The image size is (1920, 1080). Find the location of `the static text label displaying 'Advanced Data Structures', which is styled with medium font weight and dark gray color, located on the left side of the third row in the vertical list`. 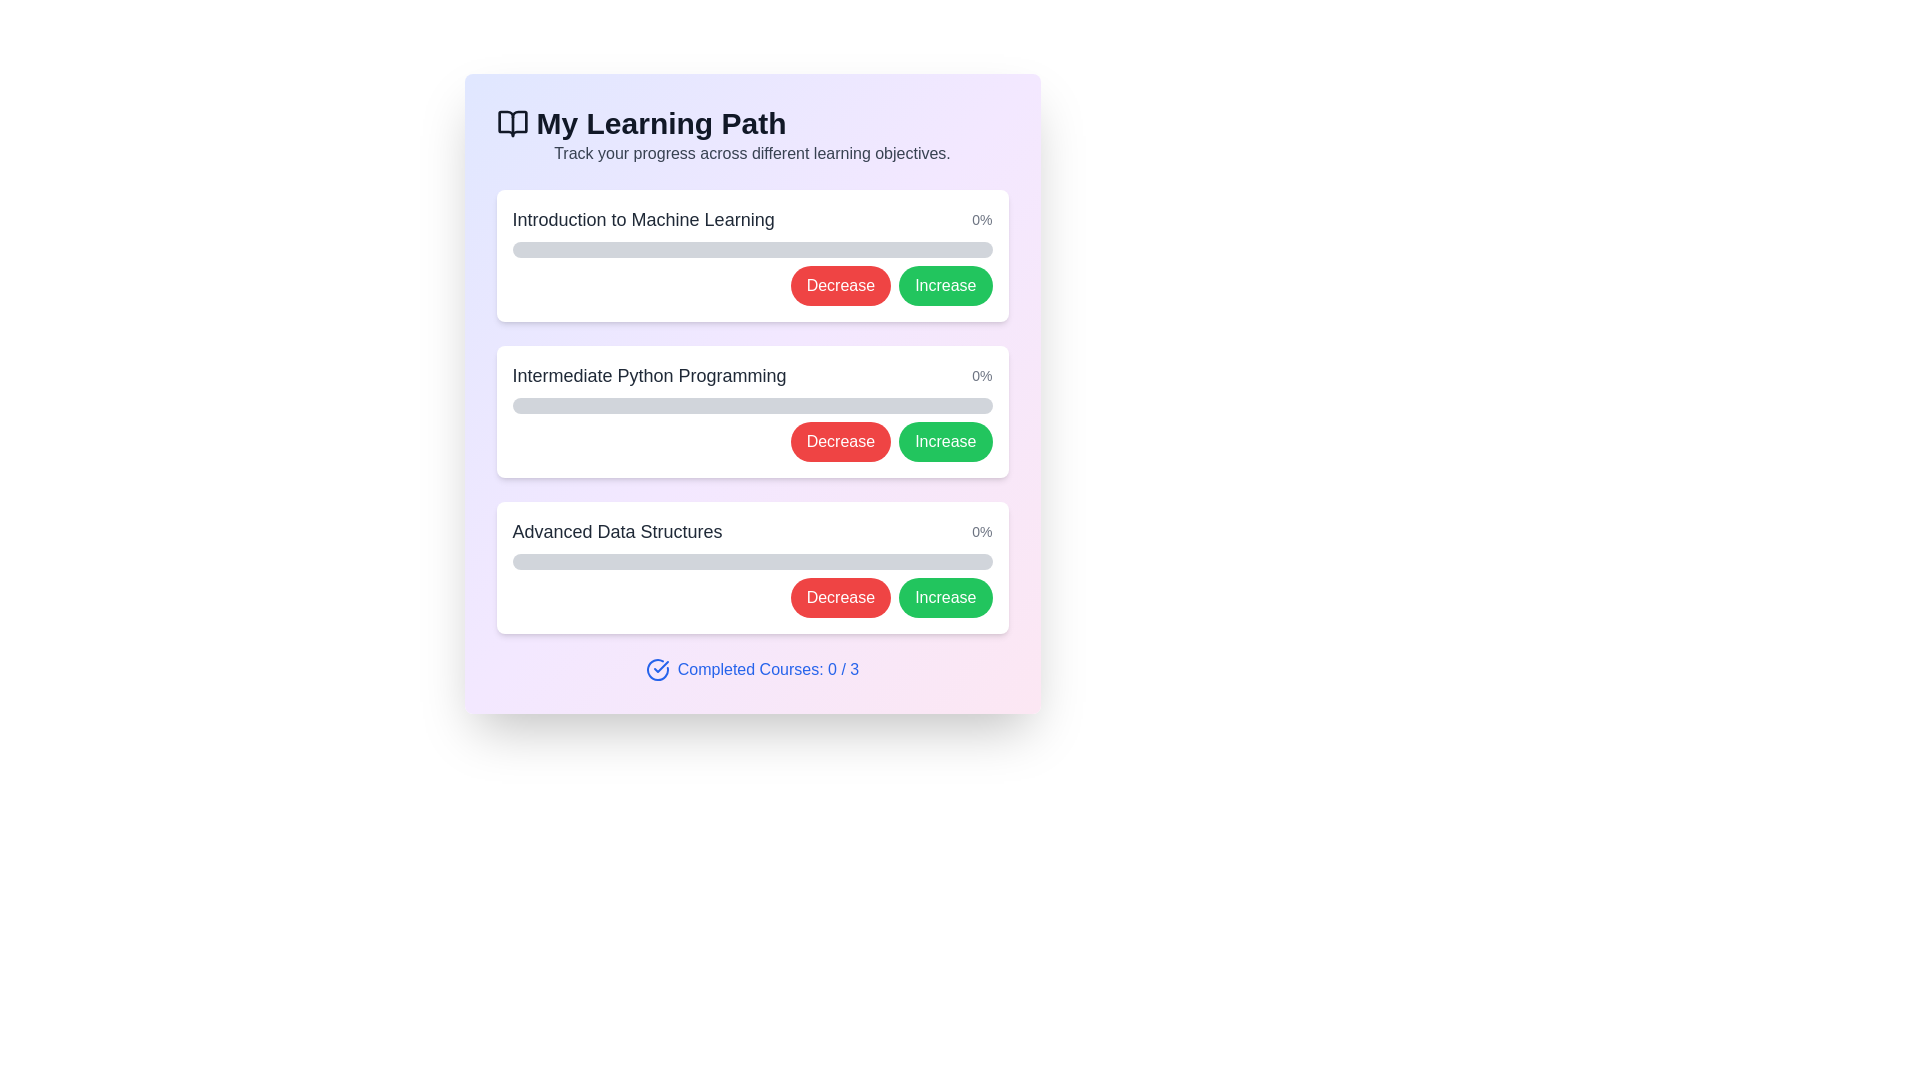

the static text label displaying 'Advanced Data Structures', which is styled with medium font weight and dark gray color, located on the left side of the third row in the vertical list is located at coordinates (616, 531).